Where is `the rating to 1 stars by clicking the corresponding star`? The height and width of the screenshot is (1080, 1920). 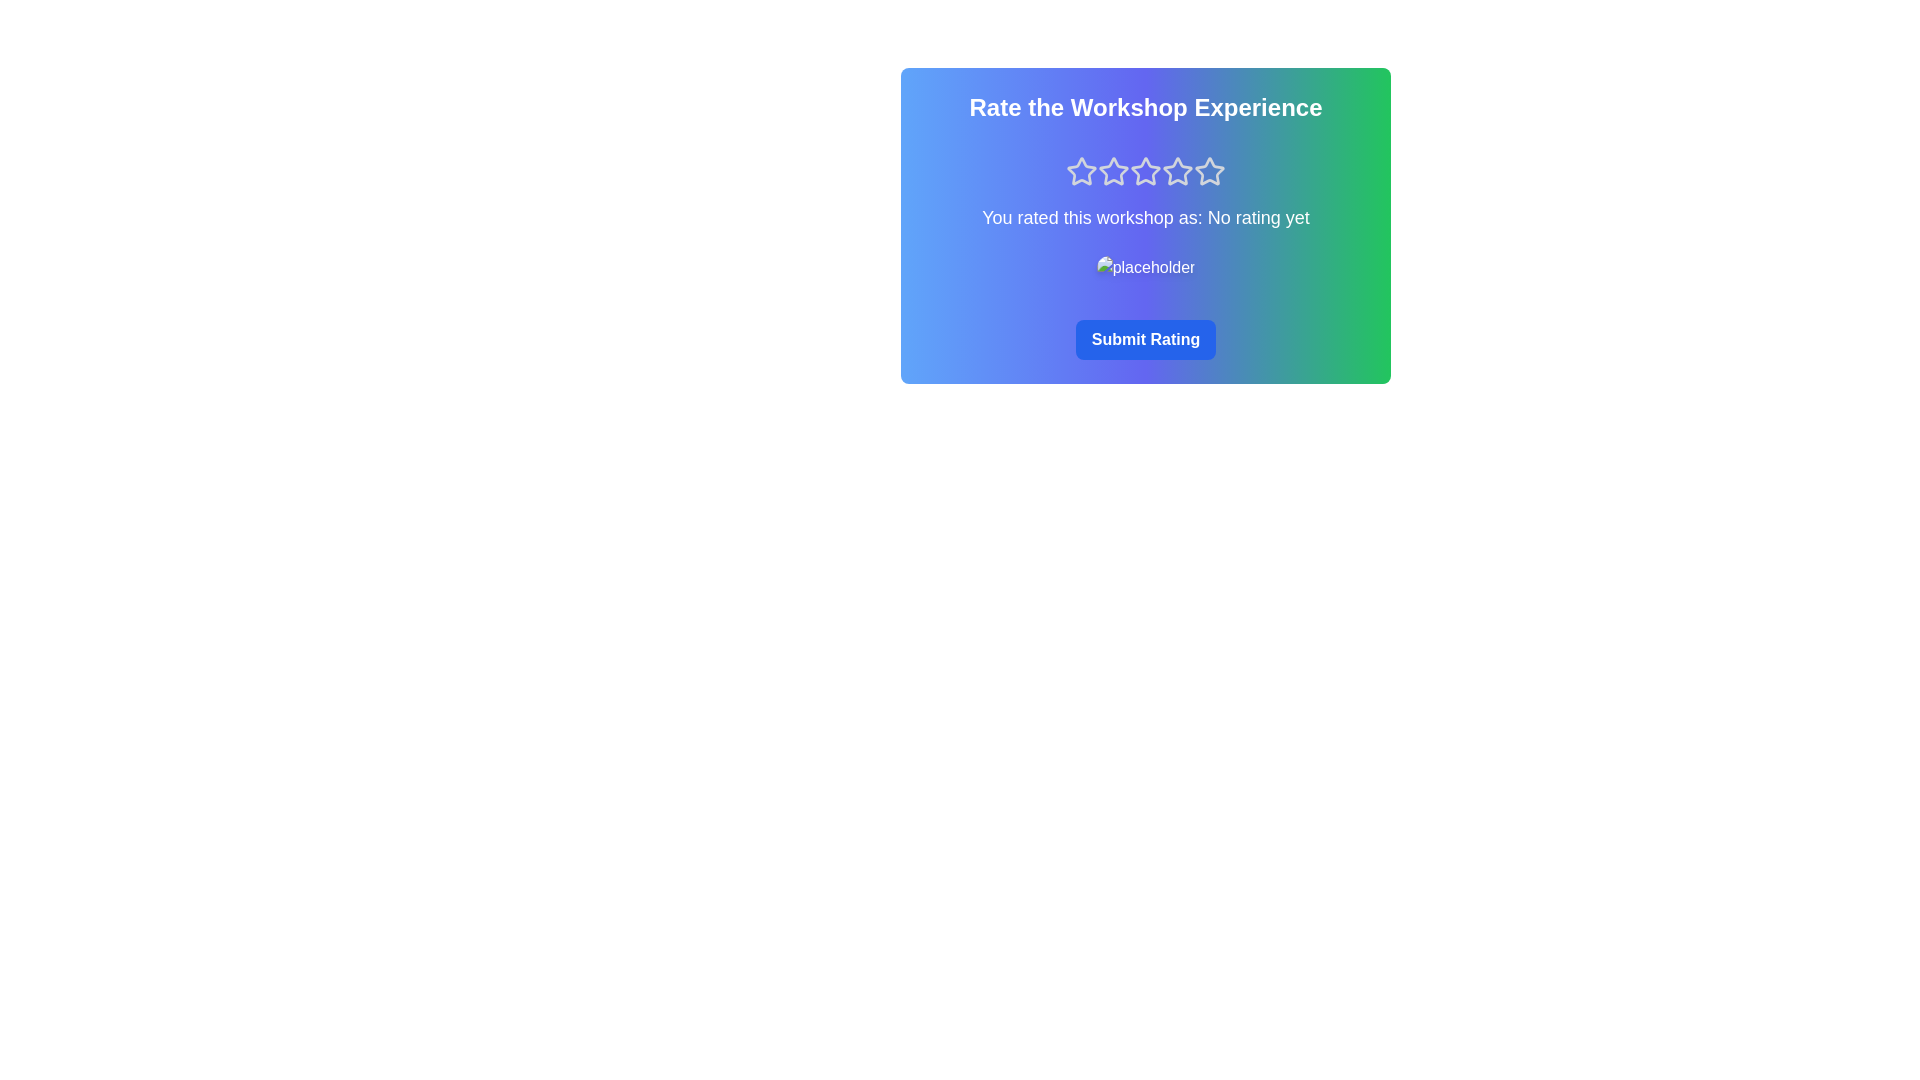 the rating to 1 stars by clicking the corresponding star is located at coordinates (1080, 171).